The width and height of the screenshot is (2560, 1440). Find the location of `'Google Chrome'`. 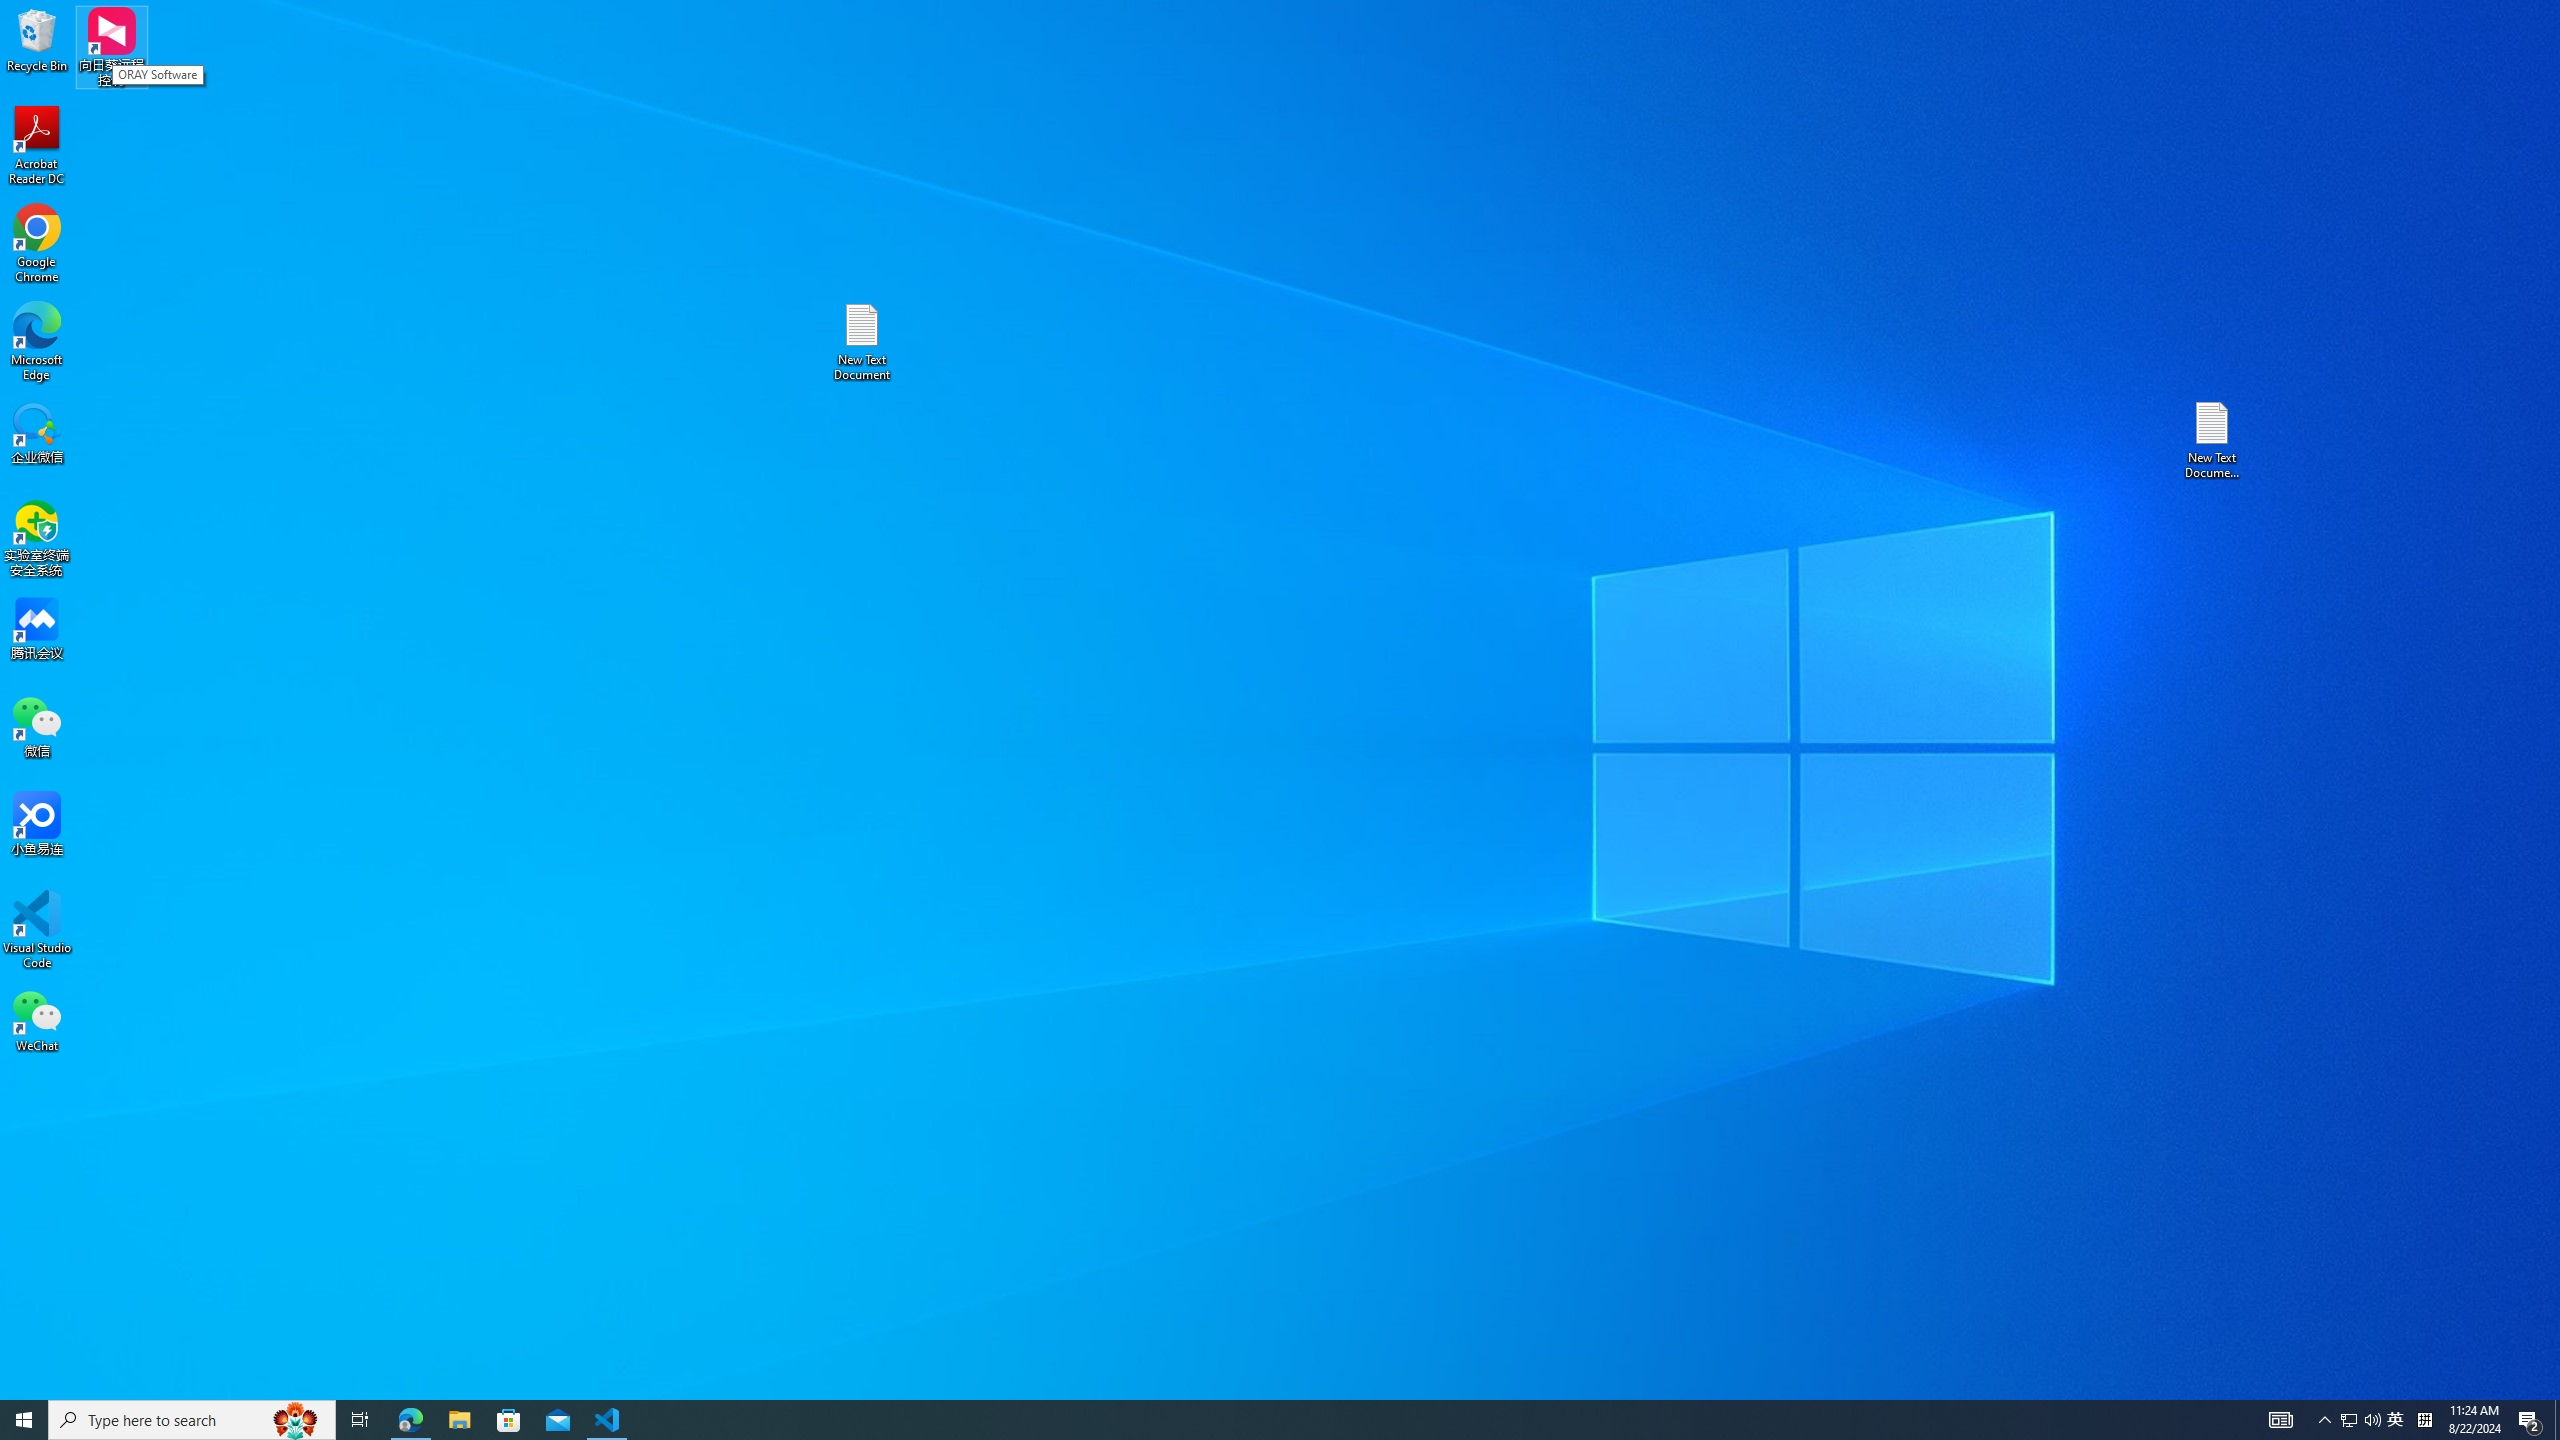

'Google Chrome' is located at coordinates (36, 244).